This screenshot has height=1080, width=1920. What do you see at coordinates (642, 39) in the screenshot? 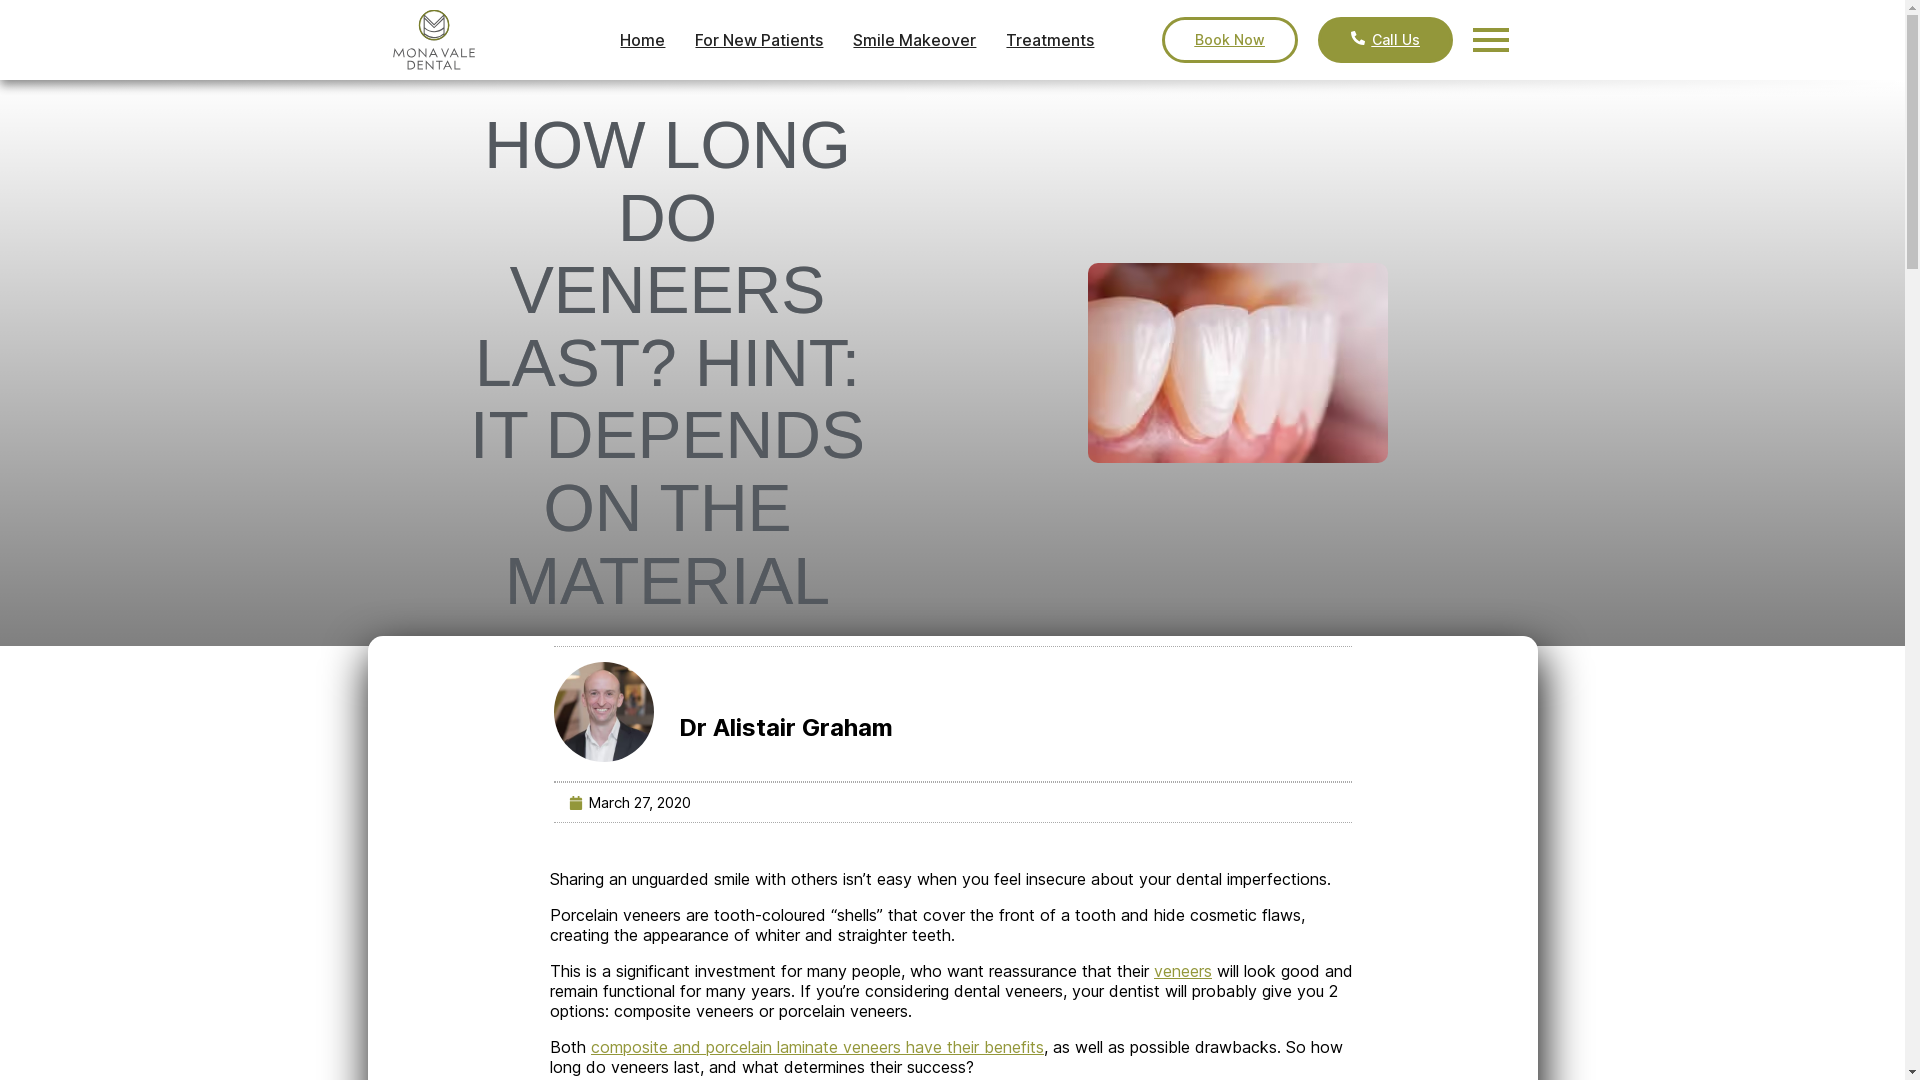
I see `'Home'` at bounding box center [642, 39].